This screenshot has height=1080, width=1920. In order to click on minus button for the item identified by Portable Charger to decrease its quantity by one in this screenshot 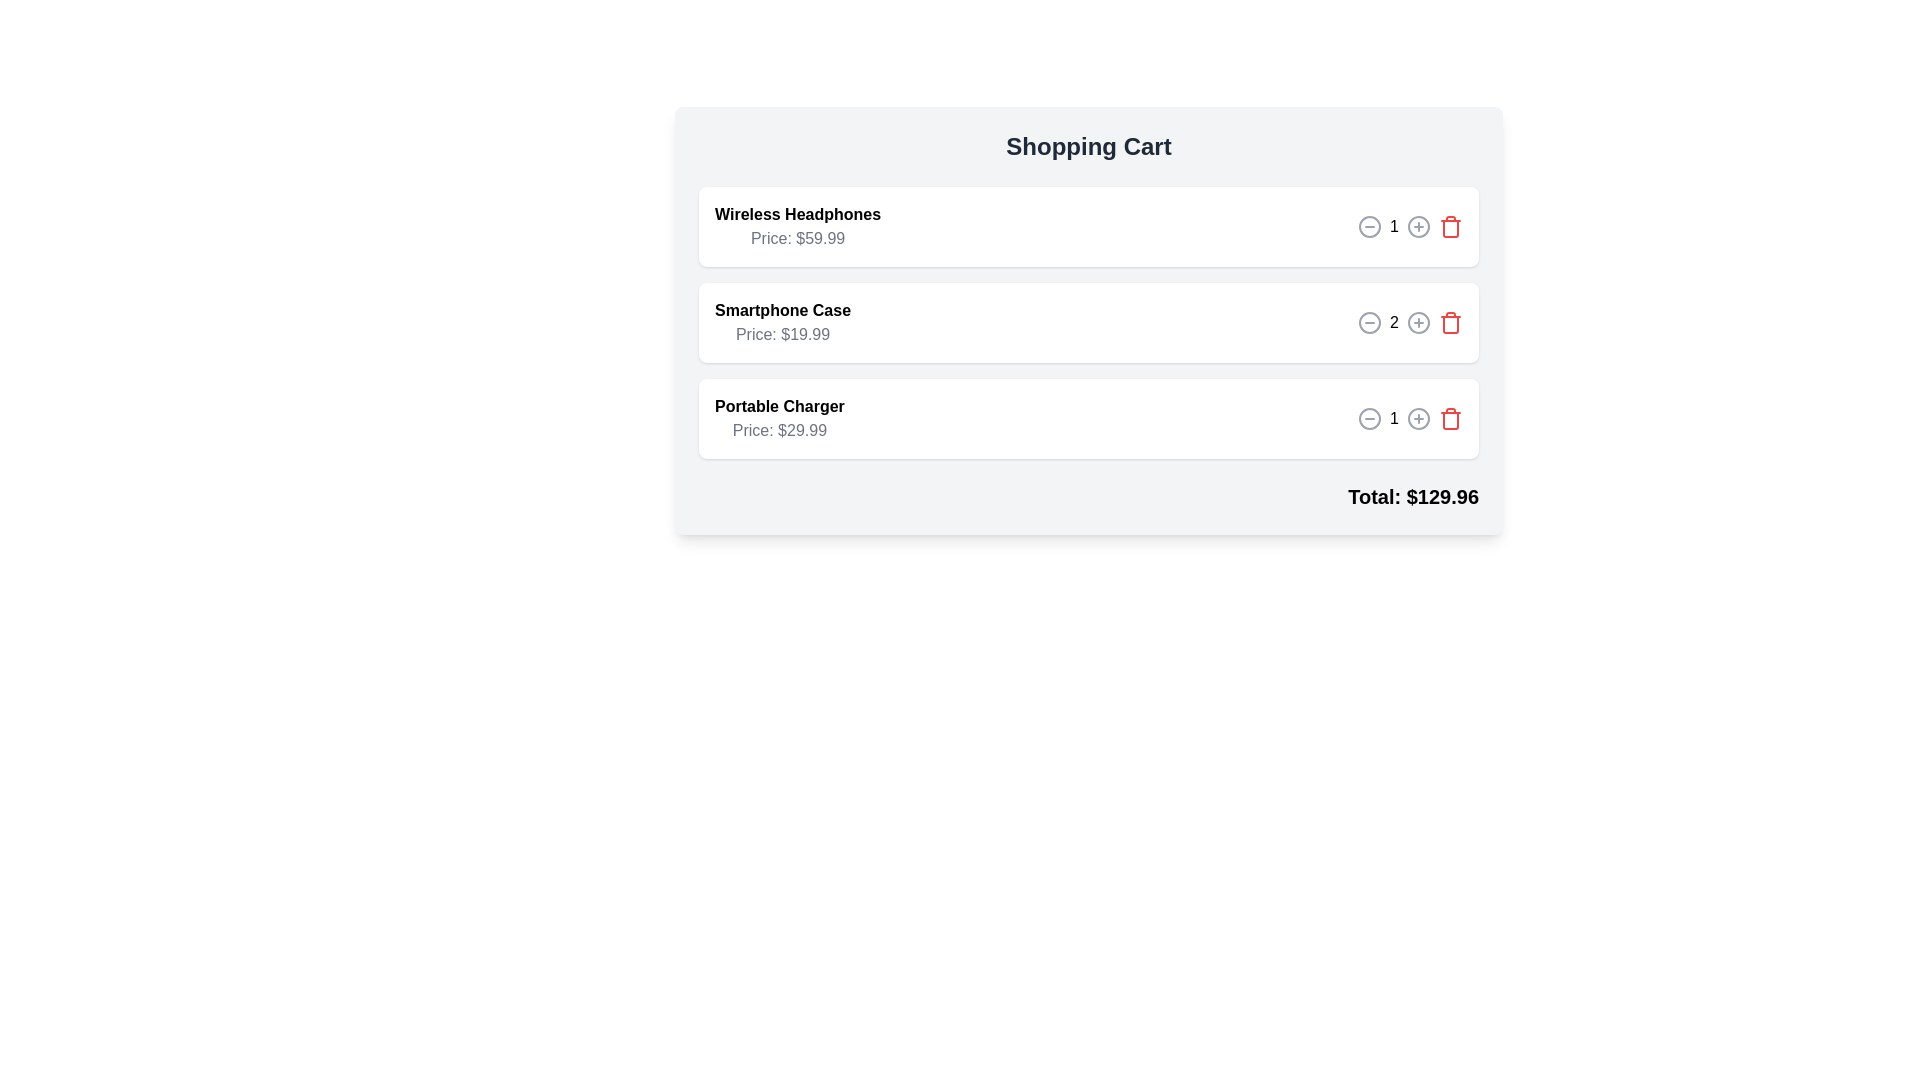, I will do `click(1368, 418)`.